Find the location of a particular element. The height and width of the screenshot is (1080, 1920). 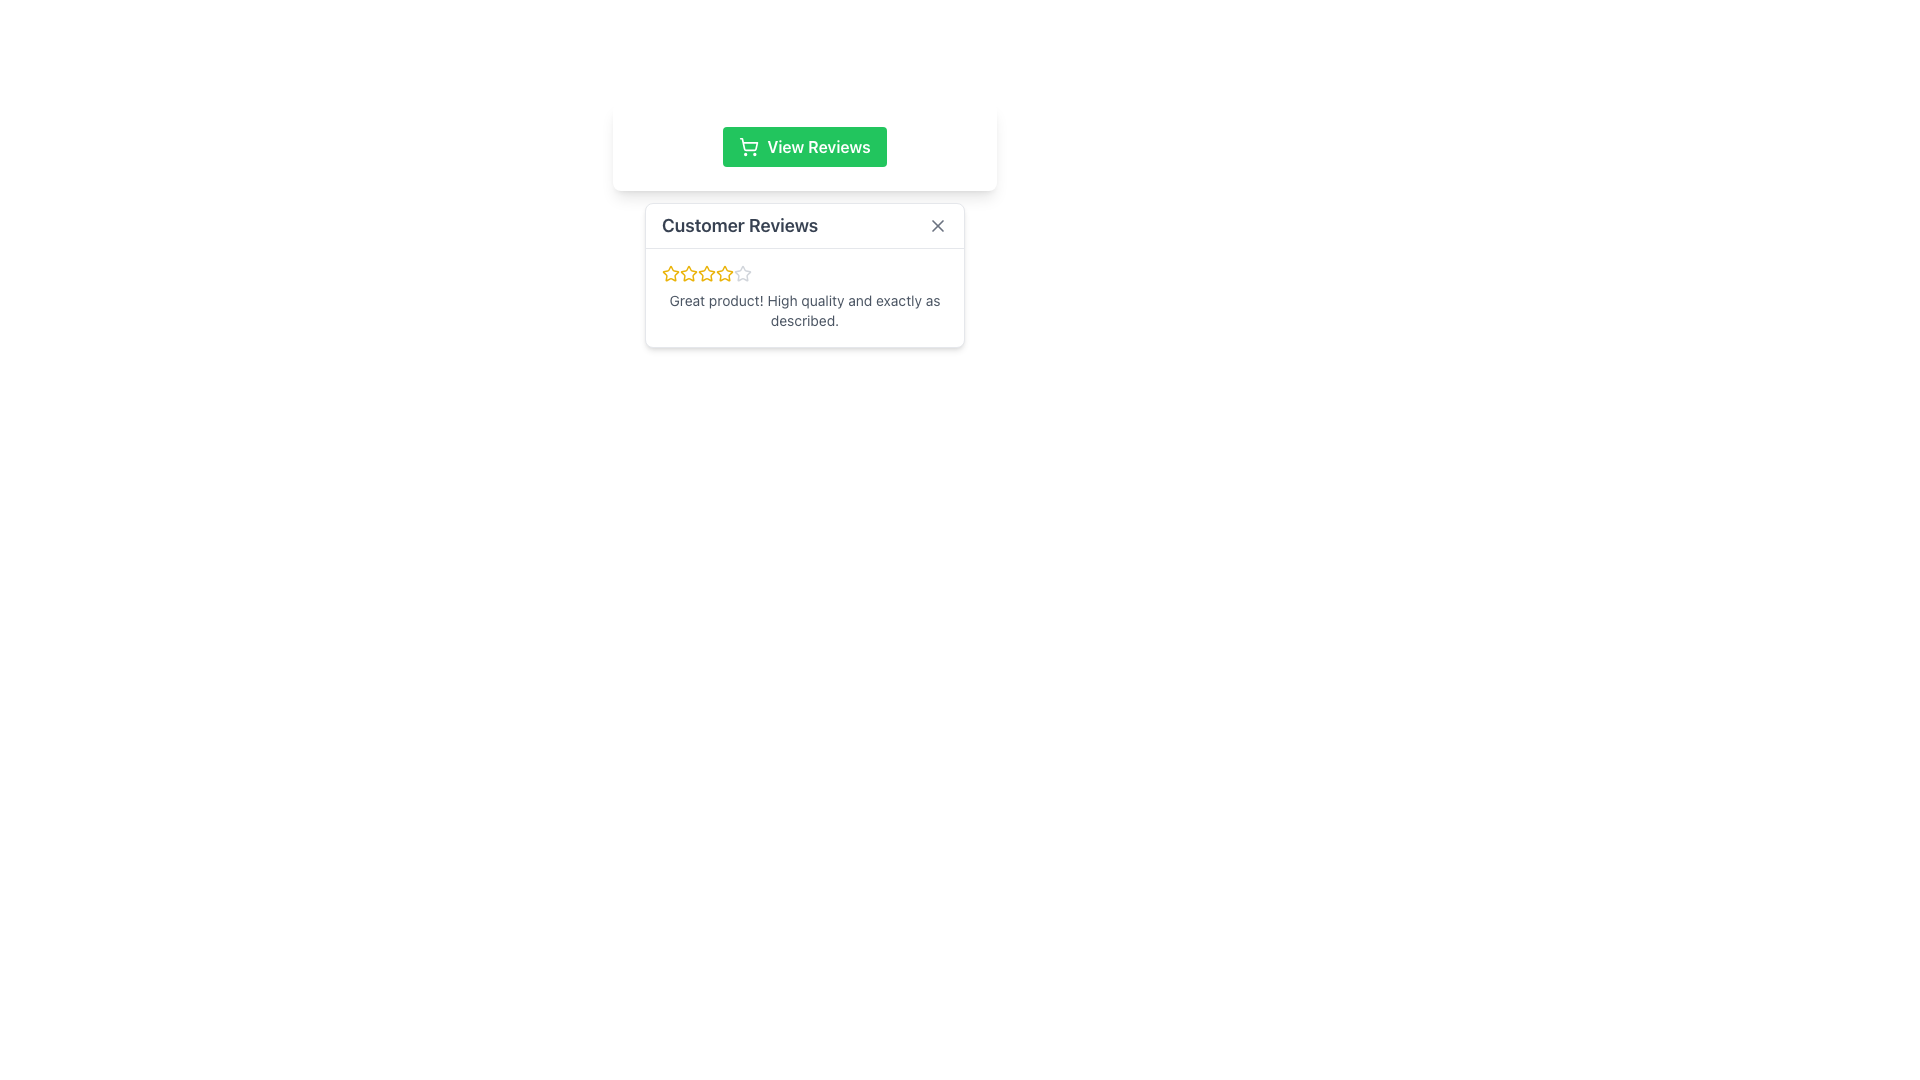

the third rating star icon in the Customer Reviews section is located at coordinates (723, 273).